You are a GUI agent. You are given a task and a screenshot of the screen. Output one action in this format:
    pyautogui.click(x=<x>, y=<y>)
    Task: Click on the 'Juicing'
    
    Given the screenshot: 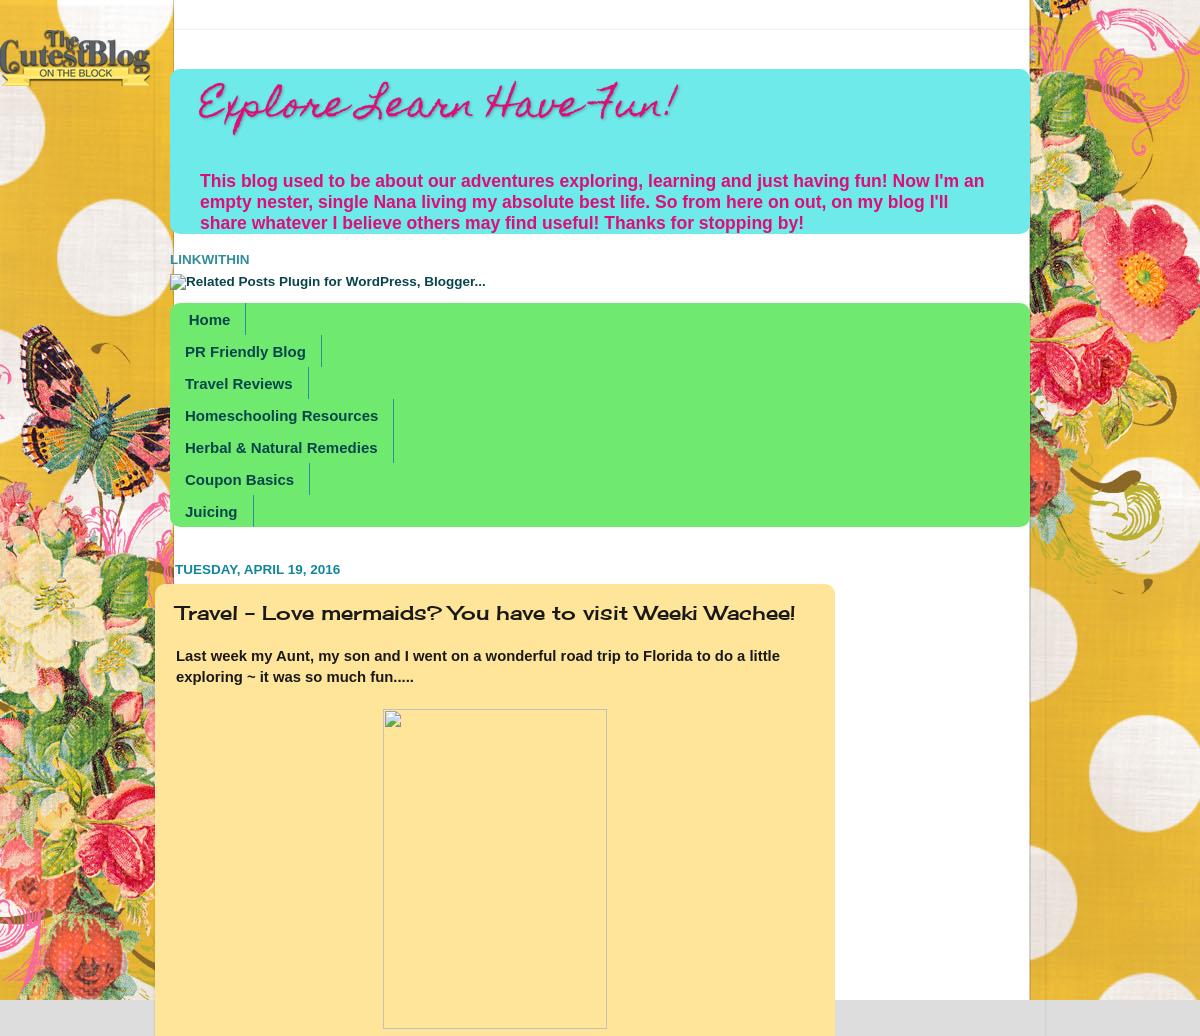 What is the action you would take?
    pyautogui.click(x=184, y=510)
    